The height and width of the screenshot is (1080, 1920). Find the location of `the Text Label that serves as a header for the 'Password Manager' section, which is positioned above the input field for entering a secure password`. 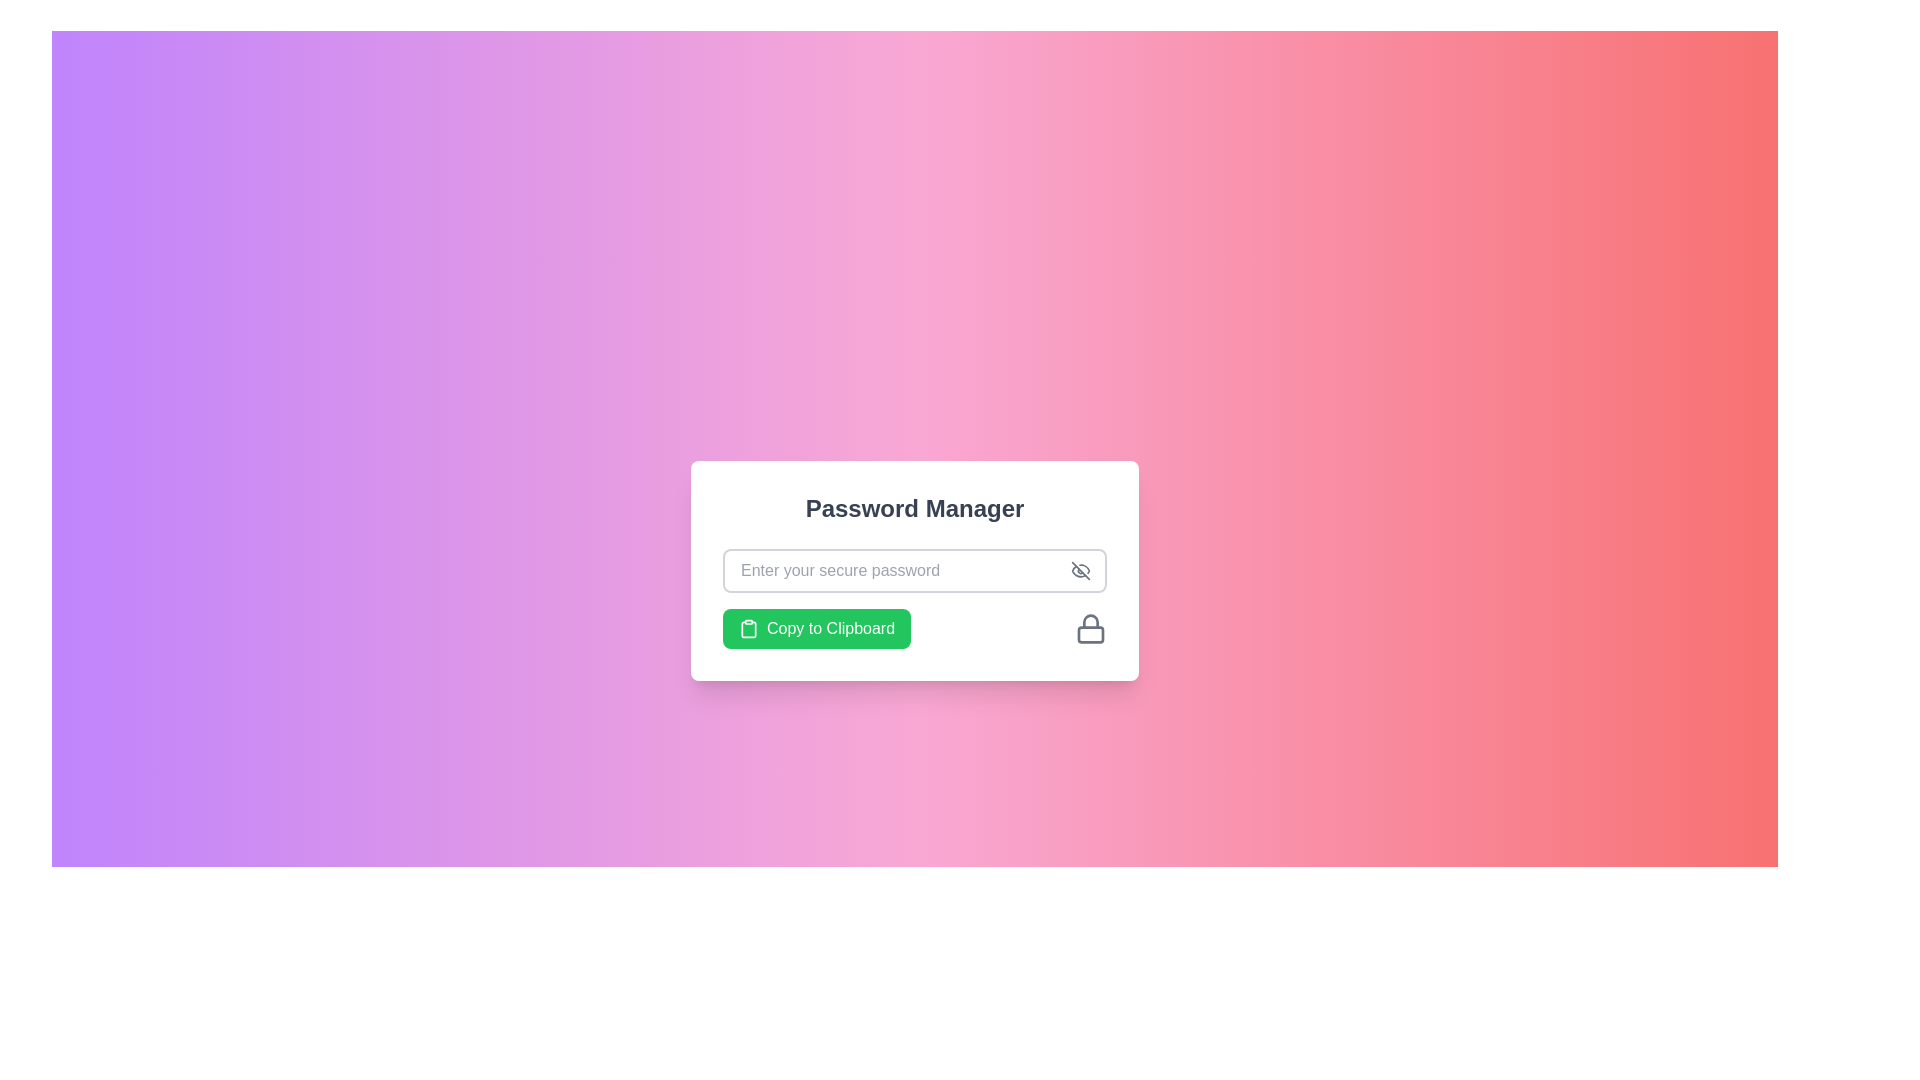

the Text Label that serves as a header for the 'Password Manager' section, which is positioned above the input field for entering a secure password is located at coordinates (914, 508).